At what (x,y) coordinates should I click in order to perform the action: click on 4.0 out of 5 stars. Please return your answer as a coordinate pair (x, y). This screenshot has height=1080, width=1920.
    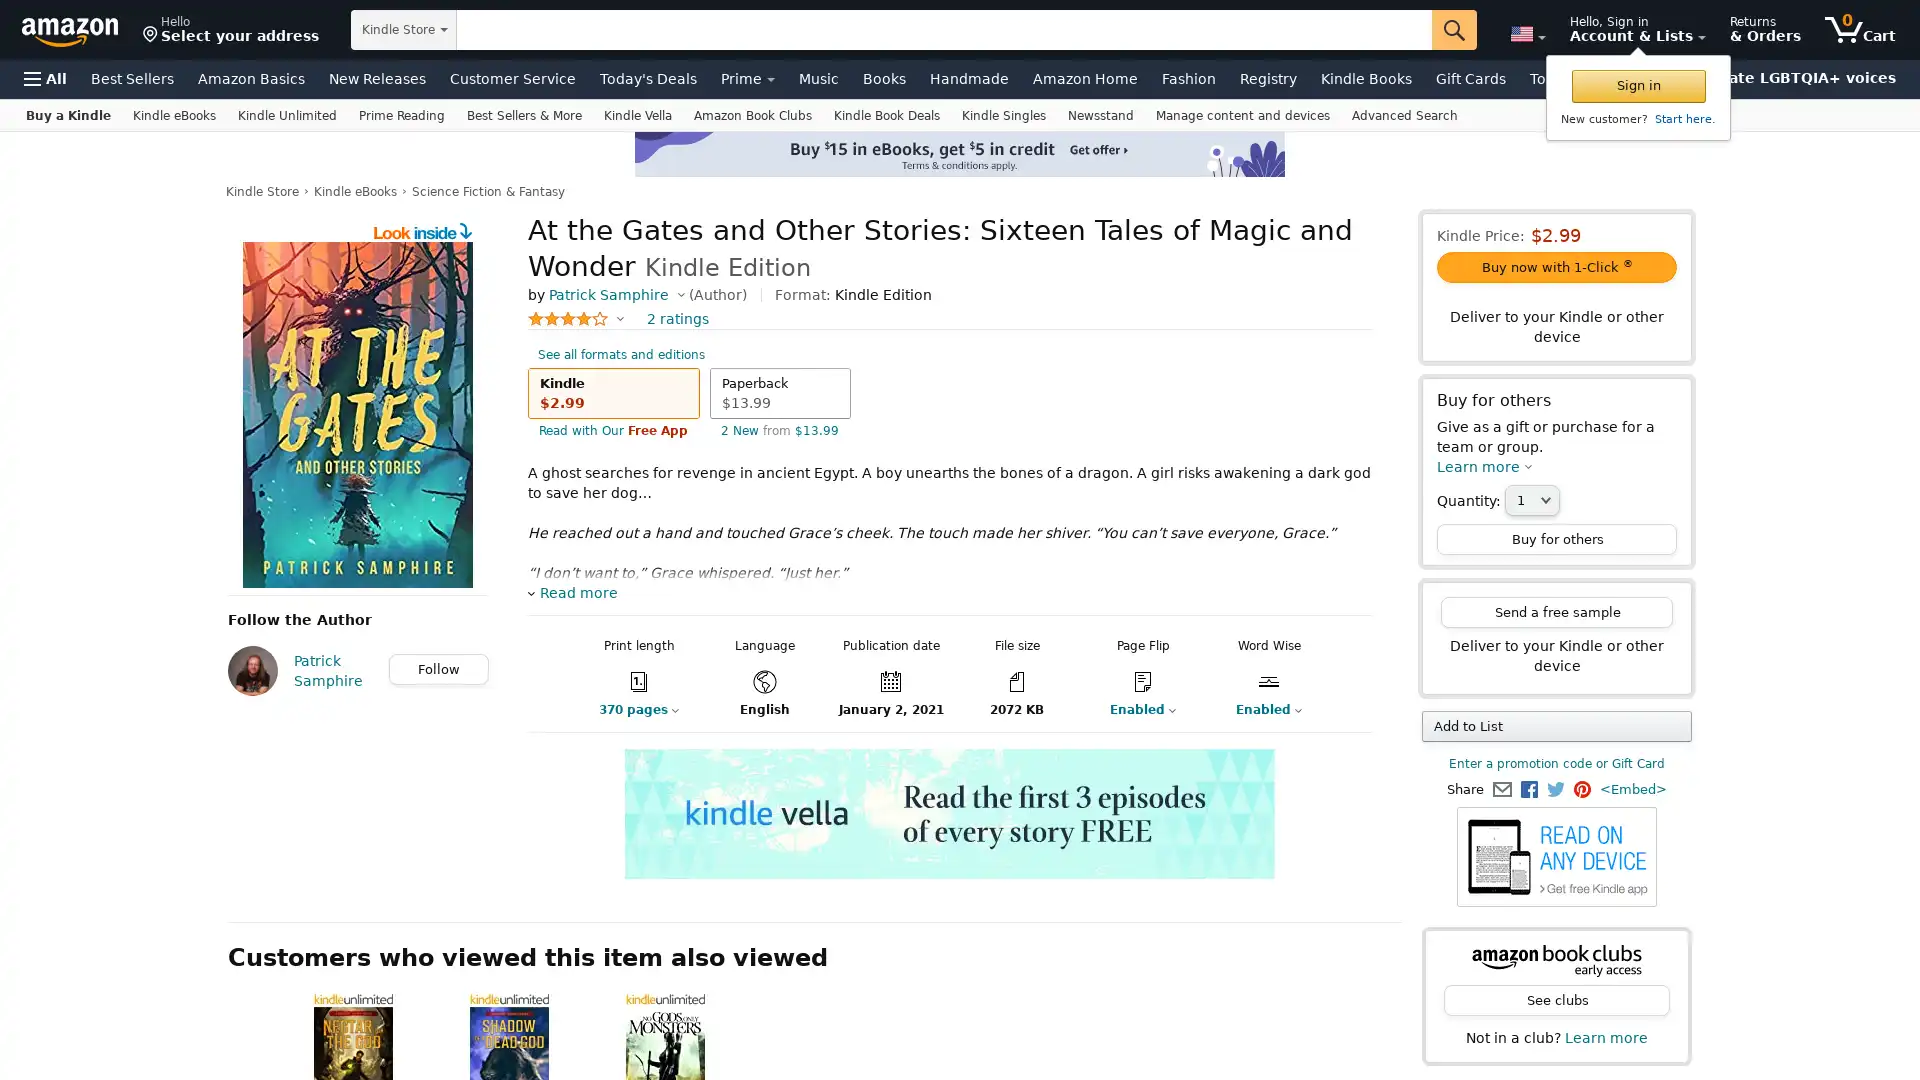
    Looking at the image, I should click on (575, 318).